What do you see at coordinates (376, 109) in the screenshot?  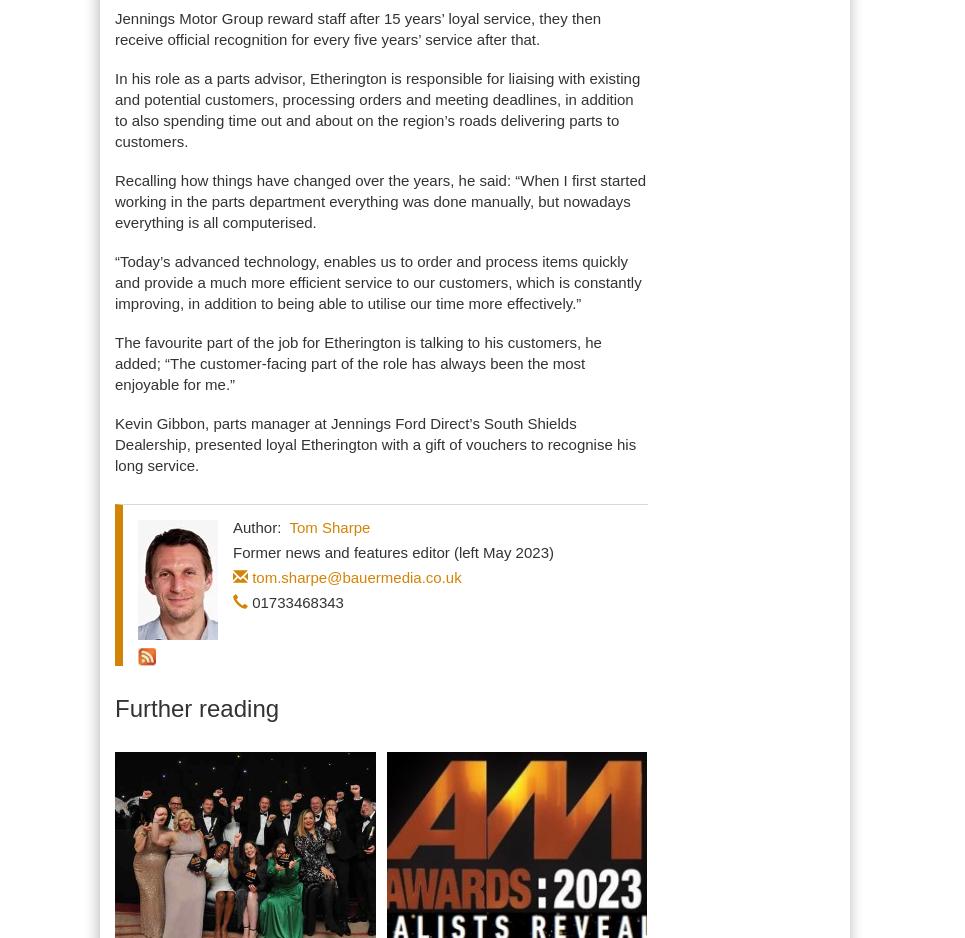 I see `'In his role as a parts advisor, Etherington is responsible for liaising with existing and potential customers, processing orders and meeting deadlines, in addition to also spending time out and about on the region’s roads delivering parts to customers.'` at bounding box center [376, 109].